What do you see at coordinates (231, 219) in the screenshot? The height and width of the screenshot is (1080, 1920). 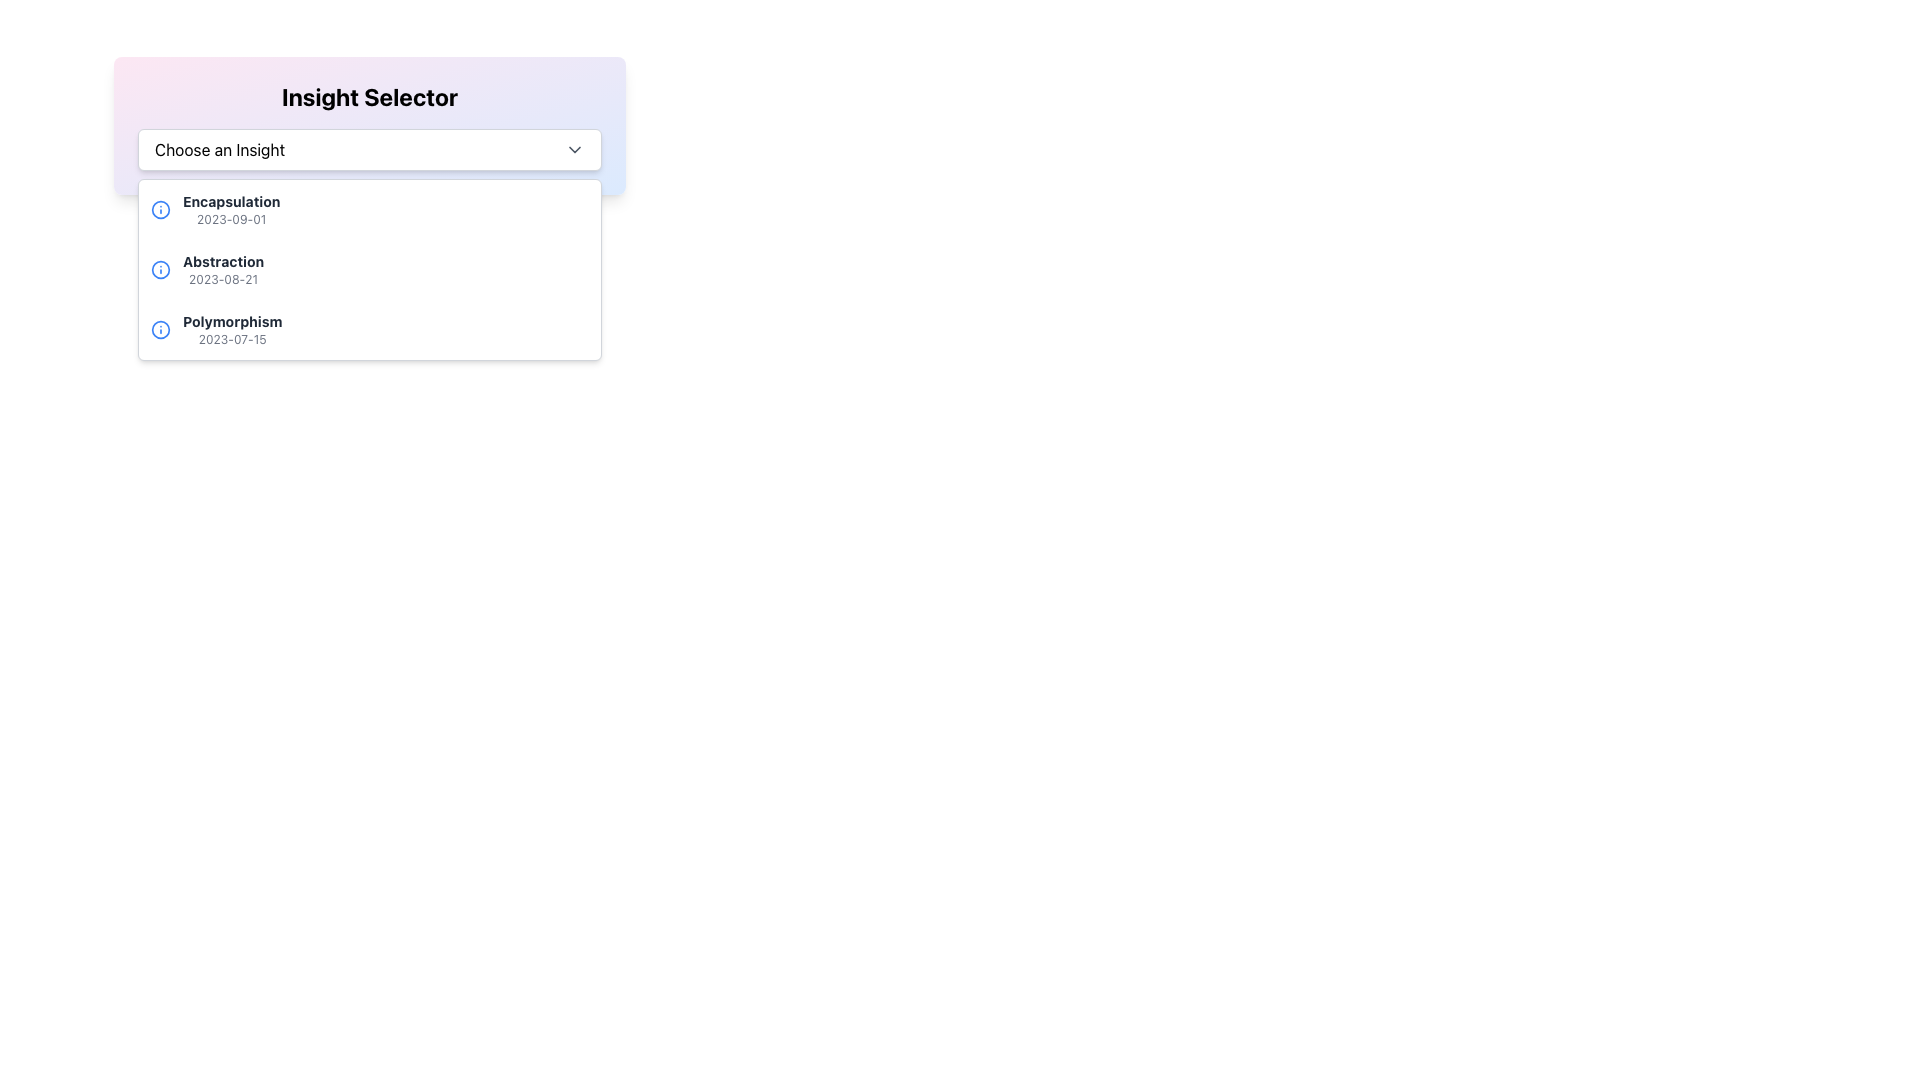 I see `the text label displaying the date '2023-09-01', which is styled as plain text in light gray color and positioned below the 'Encapsulation' text inside a dropdown menu` at bounding box center [231, 219].